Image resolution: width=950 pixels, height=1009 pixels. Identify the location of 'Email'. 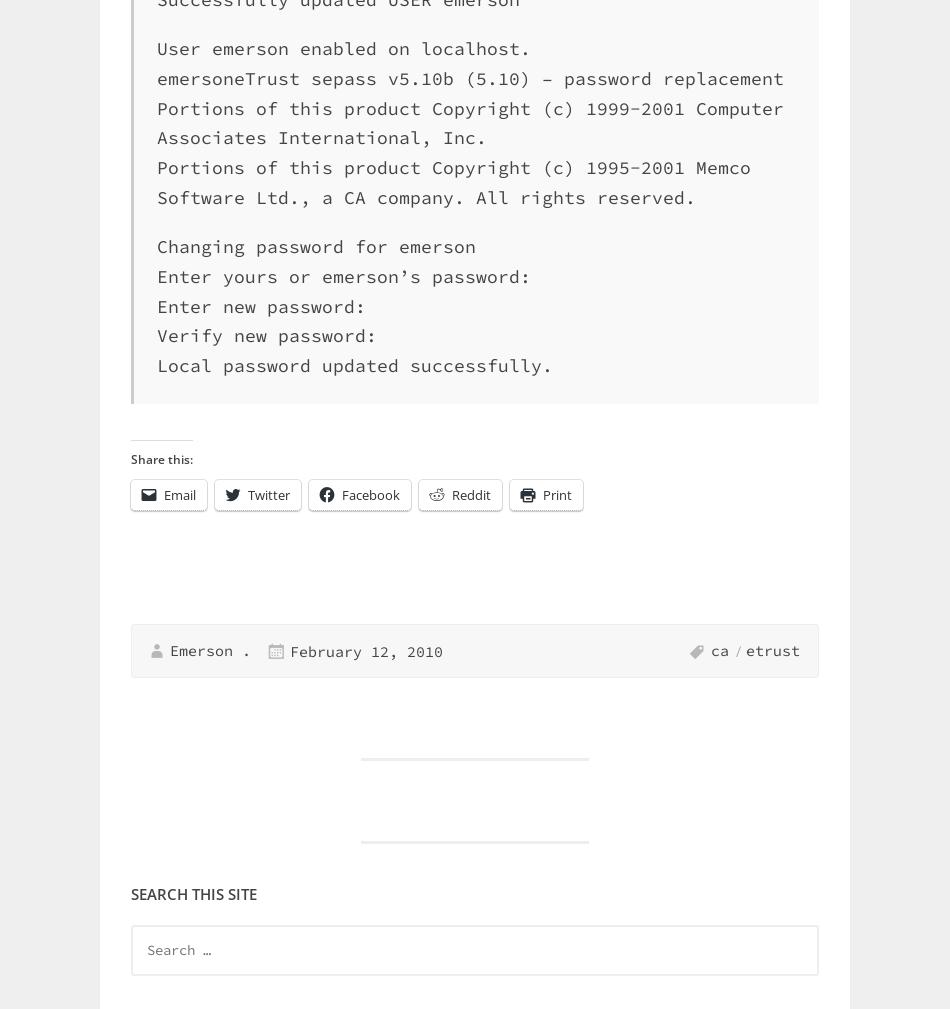
(180, 494).